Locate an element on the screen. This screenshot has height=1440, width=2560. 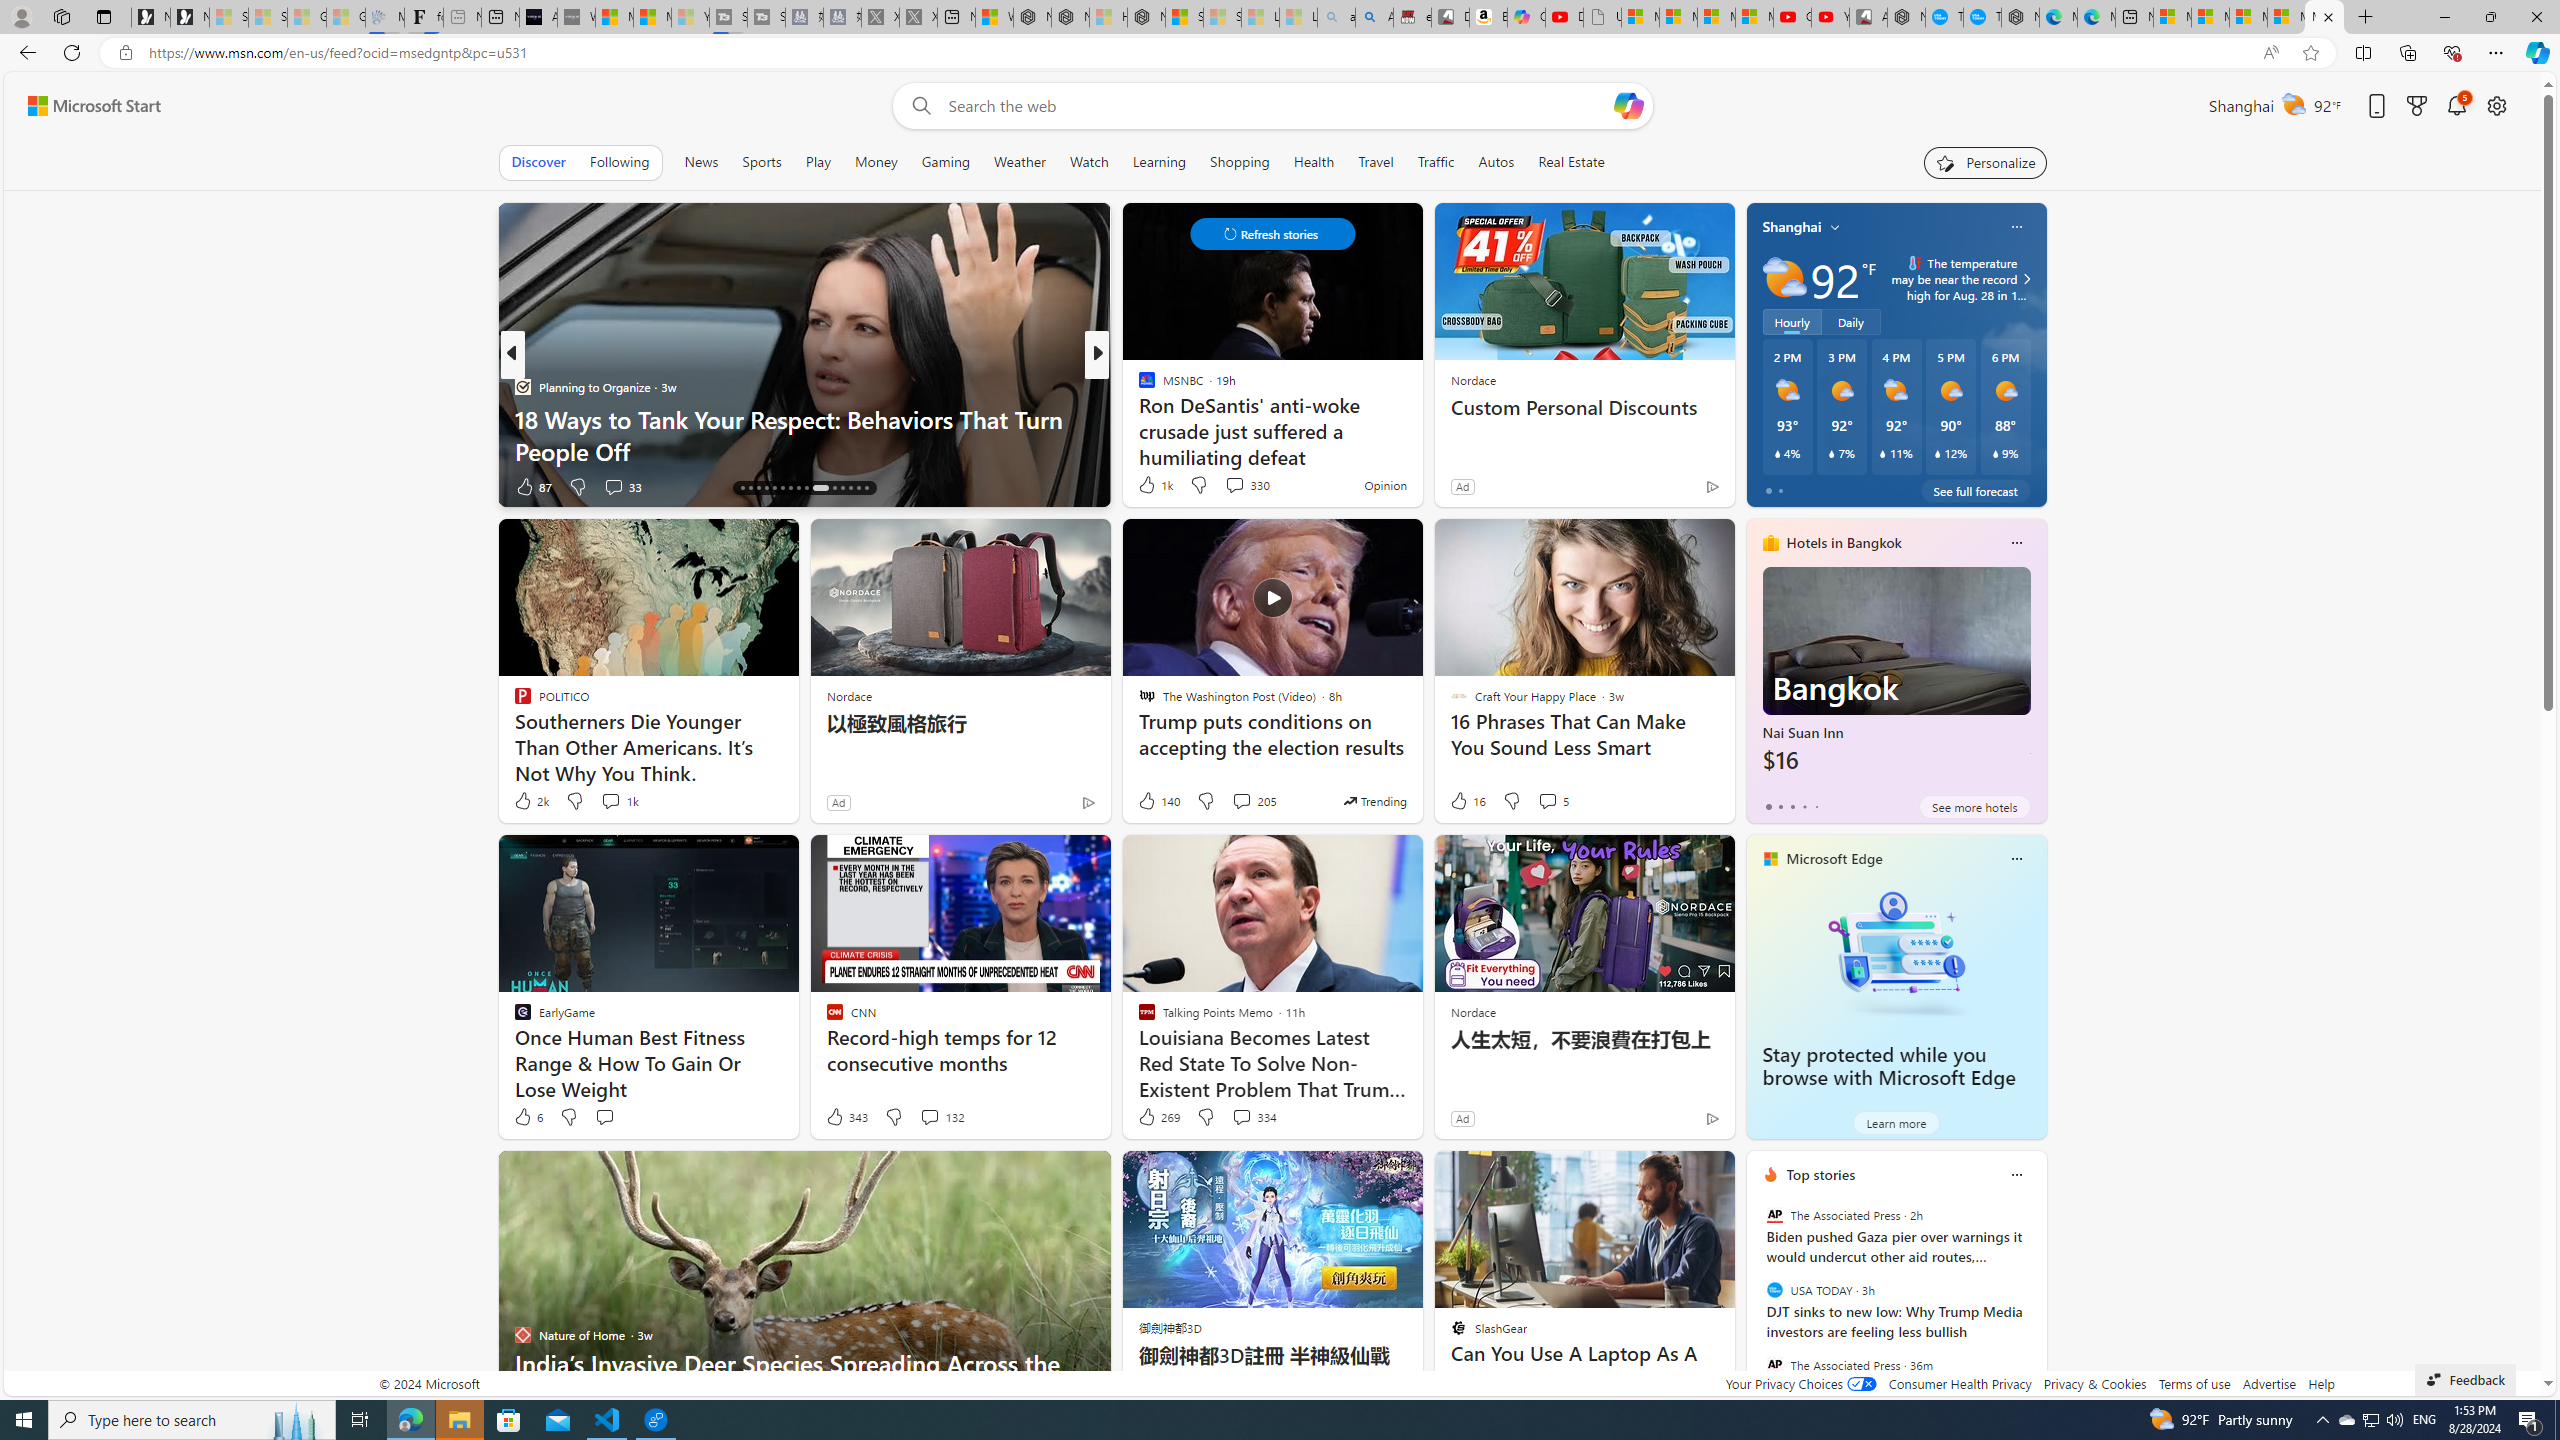
'Workspaces' is located at coordinates (61, 16).